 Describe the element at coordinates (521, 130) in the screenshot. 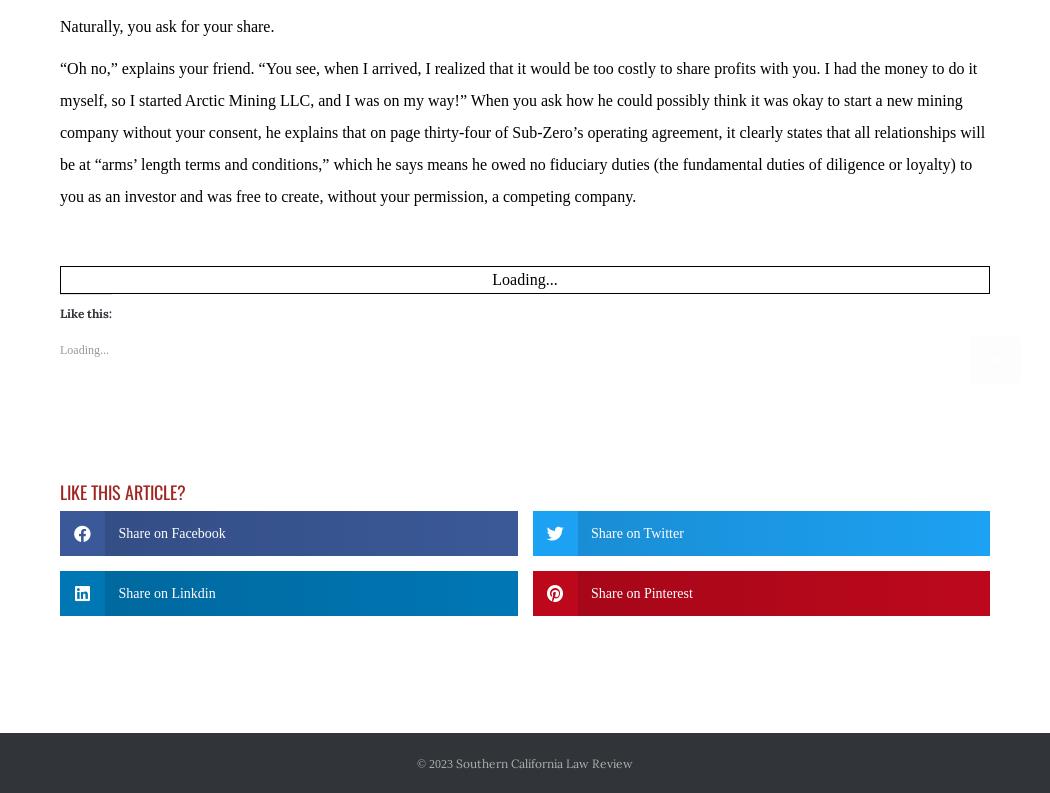

I see `'“Oh no,” explains your friend. “You see, when I arrived, I realized that it would be too costly to share profits with you. I had the money to do it myself, so I started Arctic Mining LLC, and I was on my way!” When you ask how he could possibly think it was okay to start a new mining company without your consent, he explains that on page thirty-four of Sub-Zero’s operating agreement, it clearly states that all relationships will be at “arms’ length terms and conditions,” which he says means he owed no fiduciary duties (the fundamental duties of diligence or loyalty) to you as an investor and was free to create, without your permission, a competing company.'` at that location.